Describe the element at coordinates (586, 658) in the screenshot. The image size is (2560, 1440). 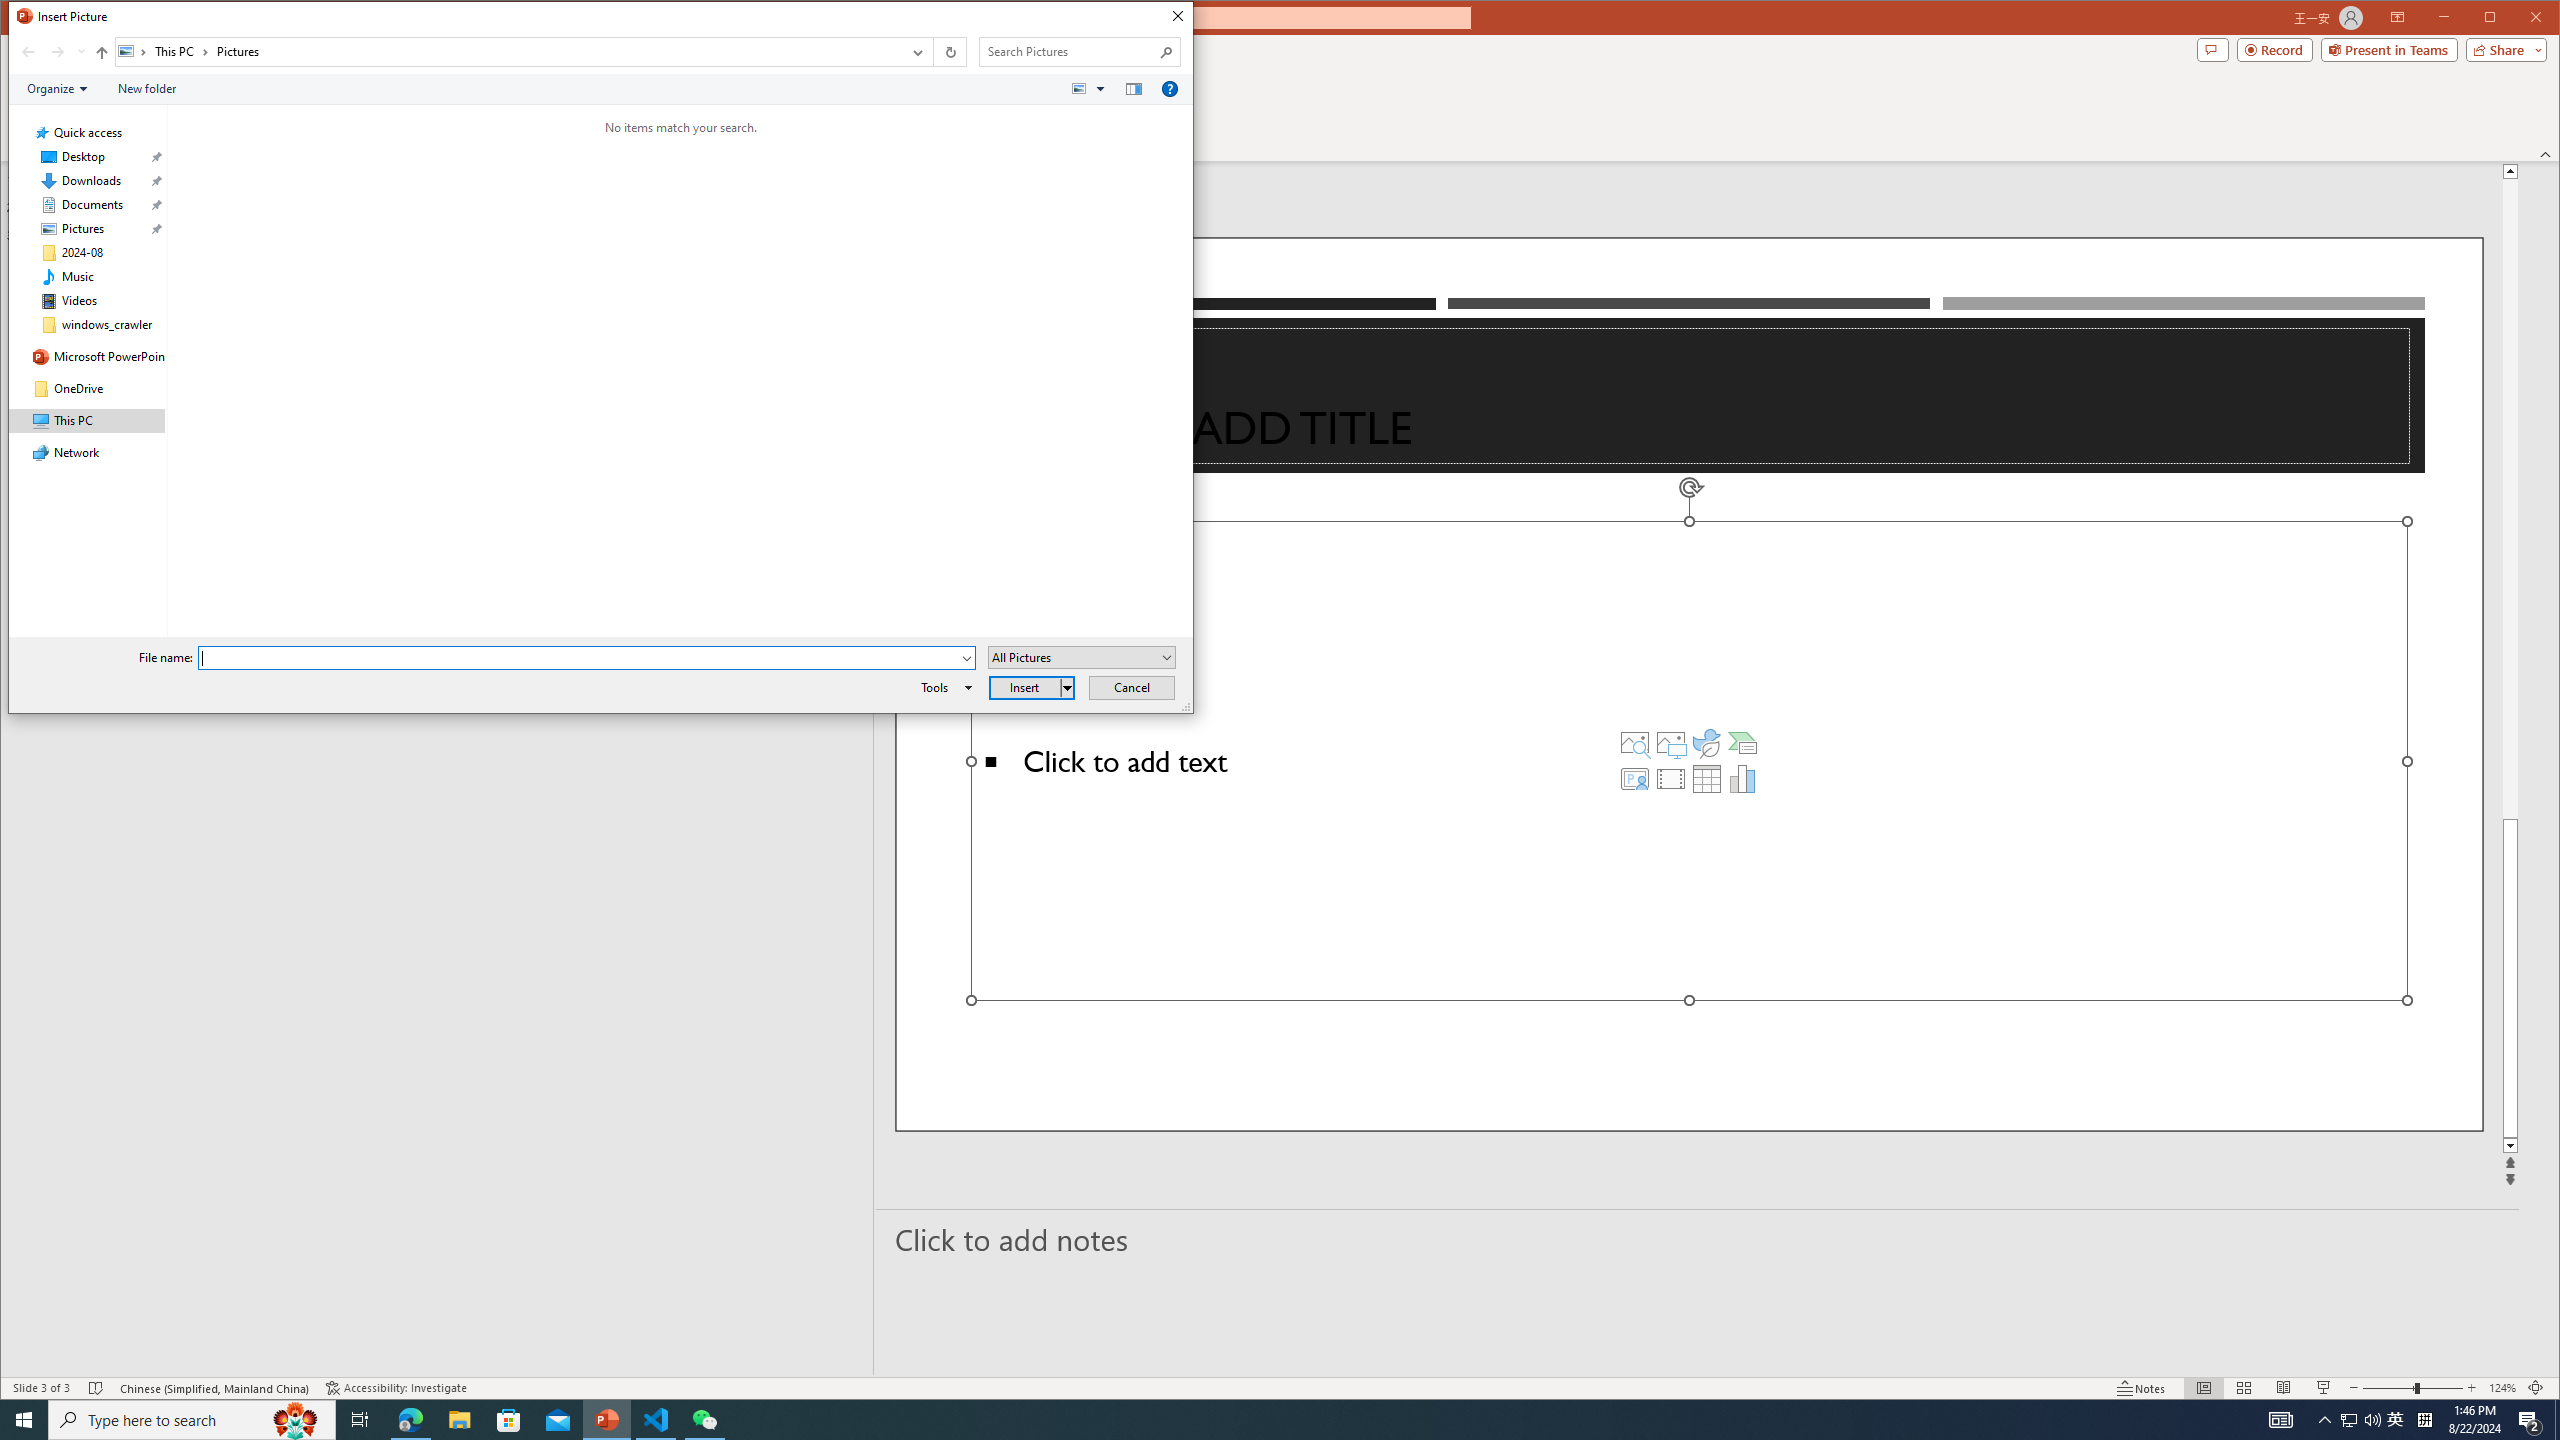
I see `'File name:'` at that location.